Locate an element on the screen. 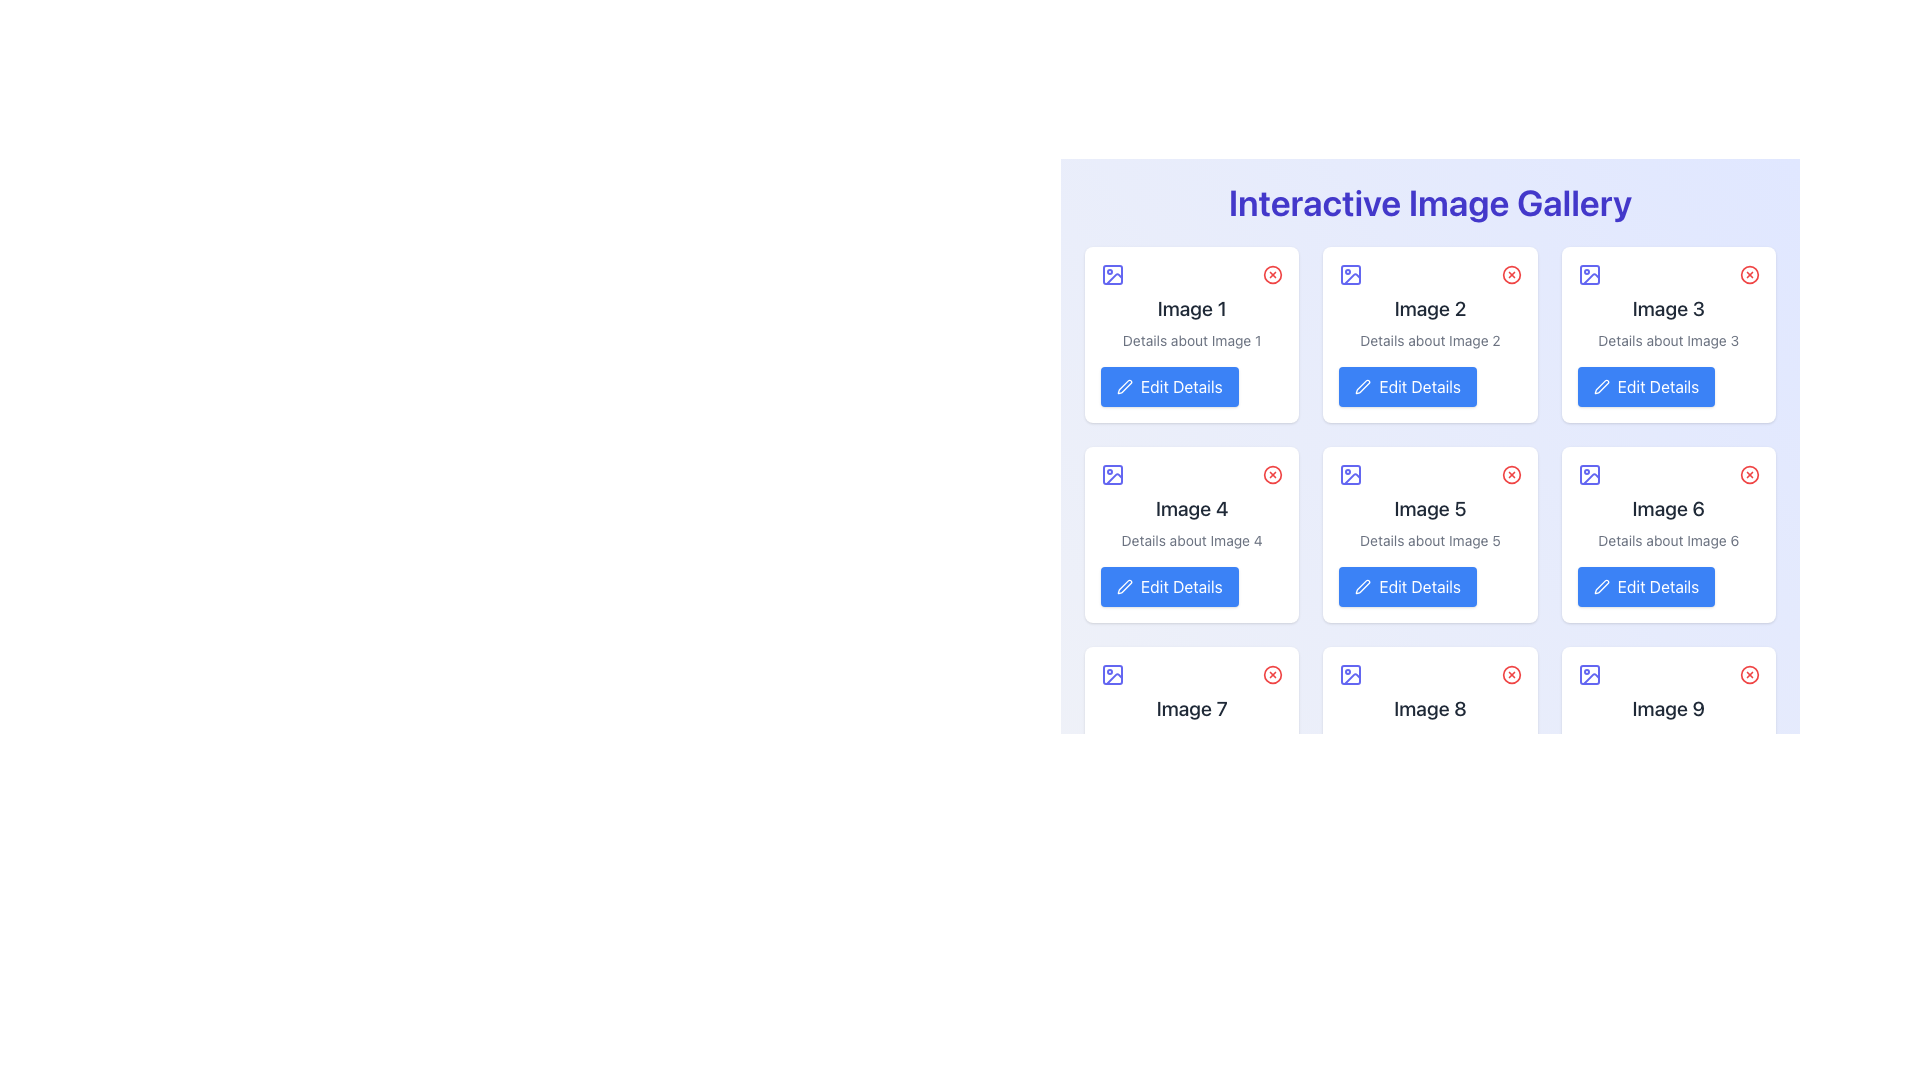  the pen icon located inside the button labeled 'Edit Details' to initiate the editing process is located at coordinates (1124, 386).